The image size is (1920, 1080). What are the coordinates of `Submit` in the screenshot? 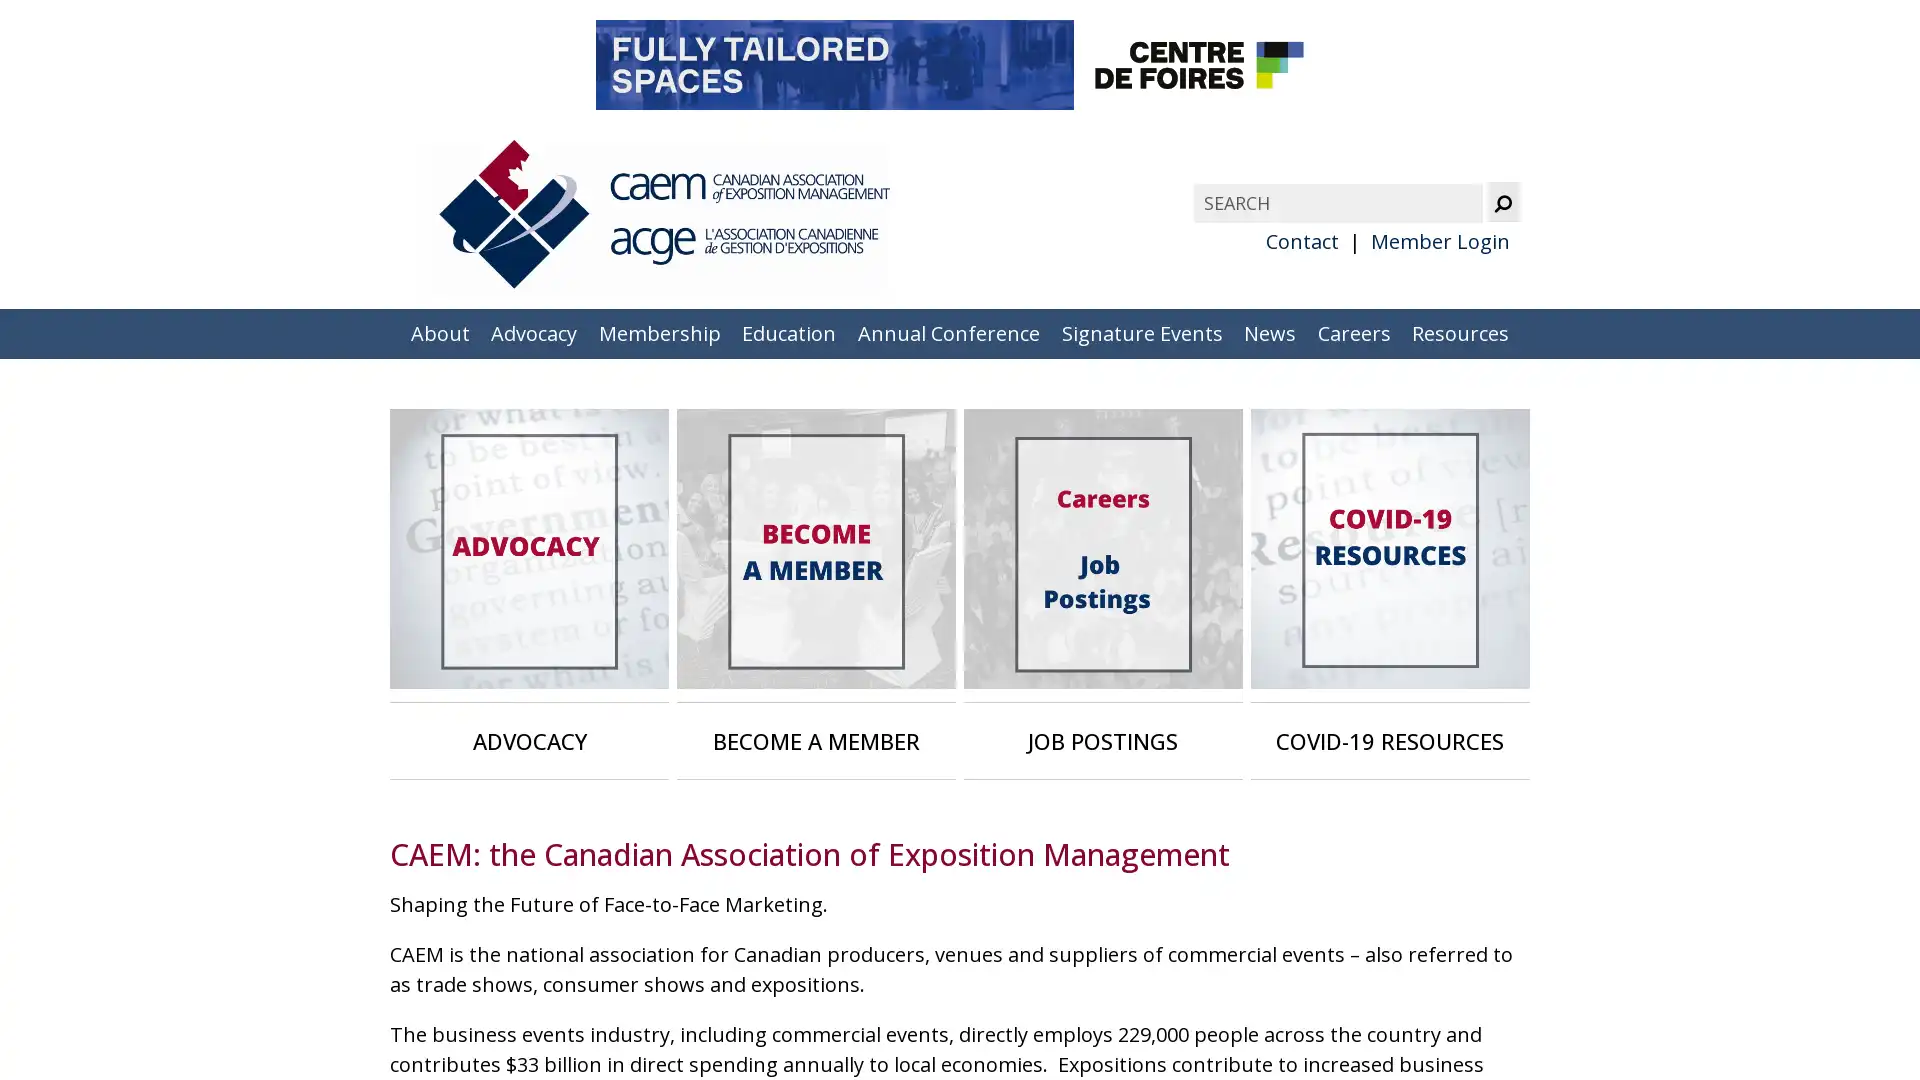 It's located at (1502, 201).